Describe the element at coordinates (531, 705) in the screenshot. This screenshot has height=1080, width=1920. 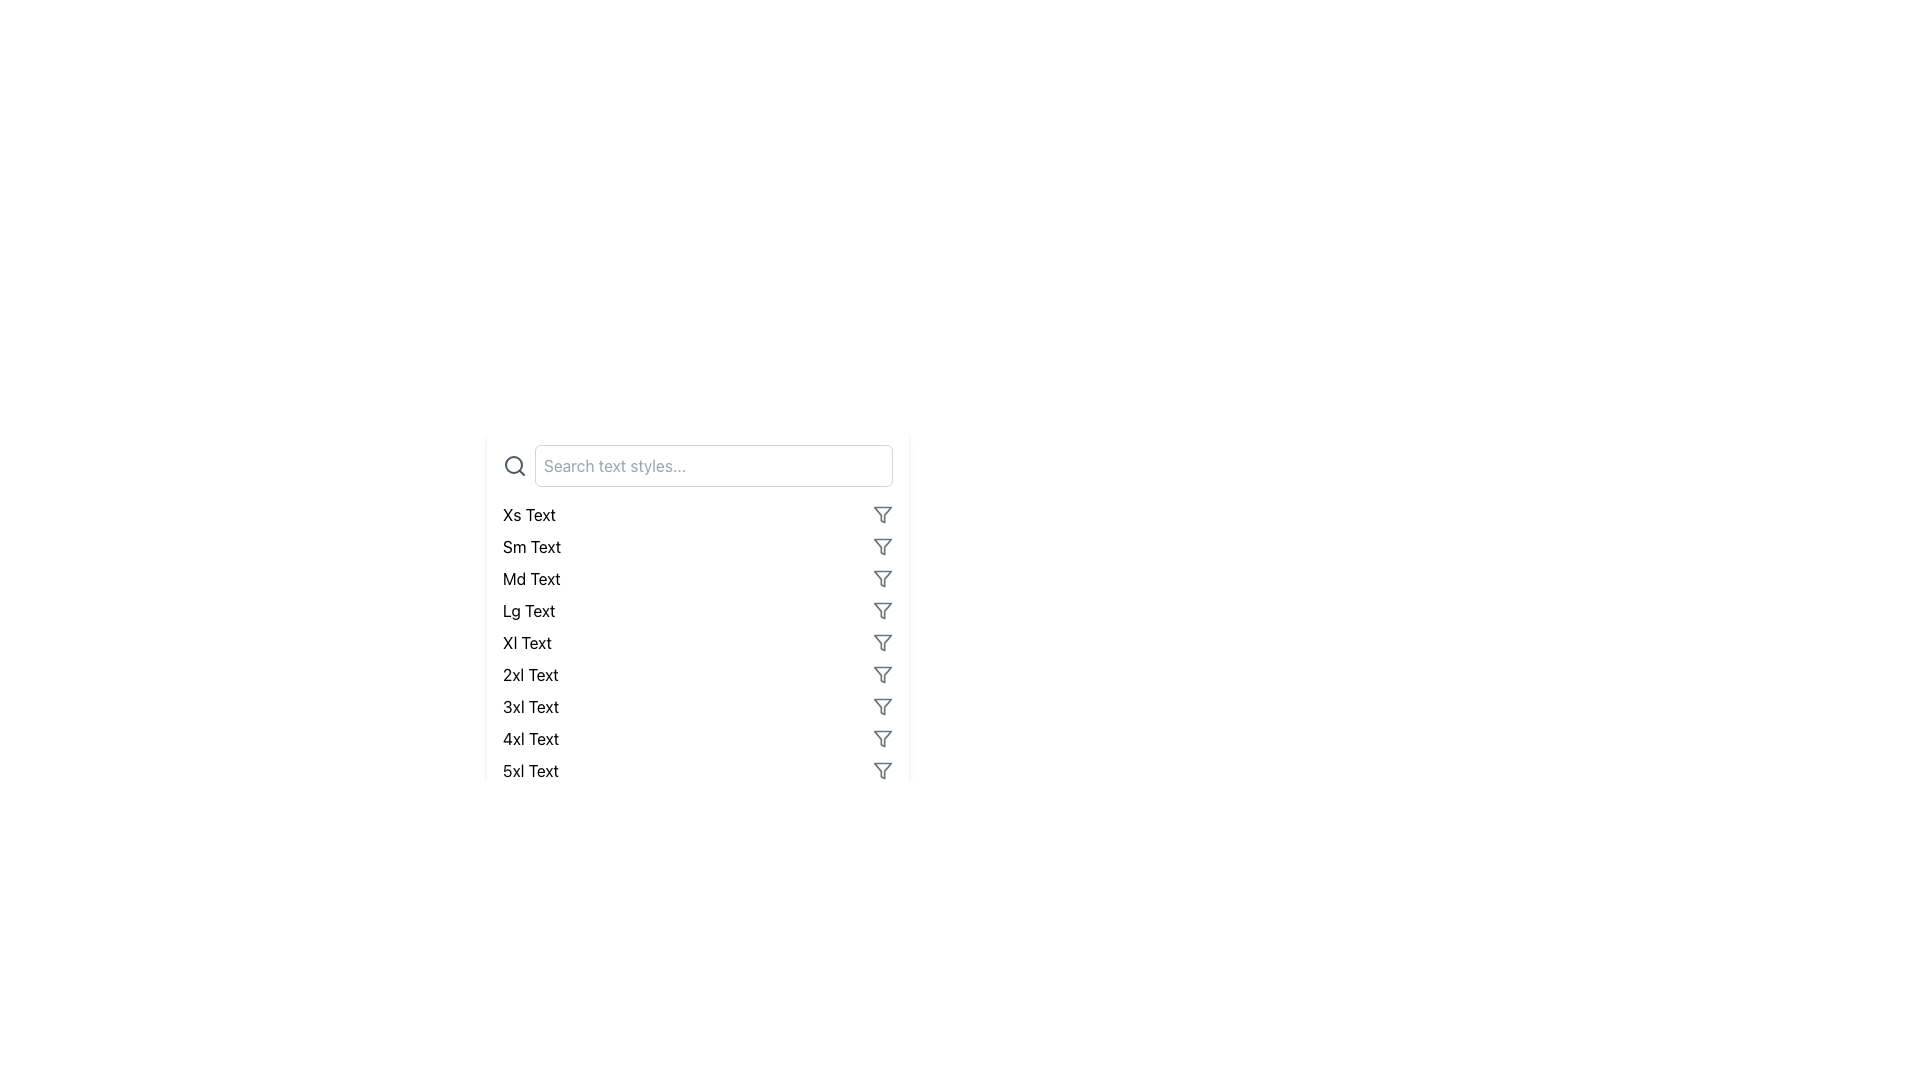
I see `the text element displaying '3xl Text', which is styled in a larger font and is the third entry from the bottom in a list of text styles` at that location.